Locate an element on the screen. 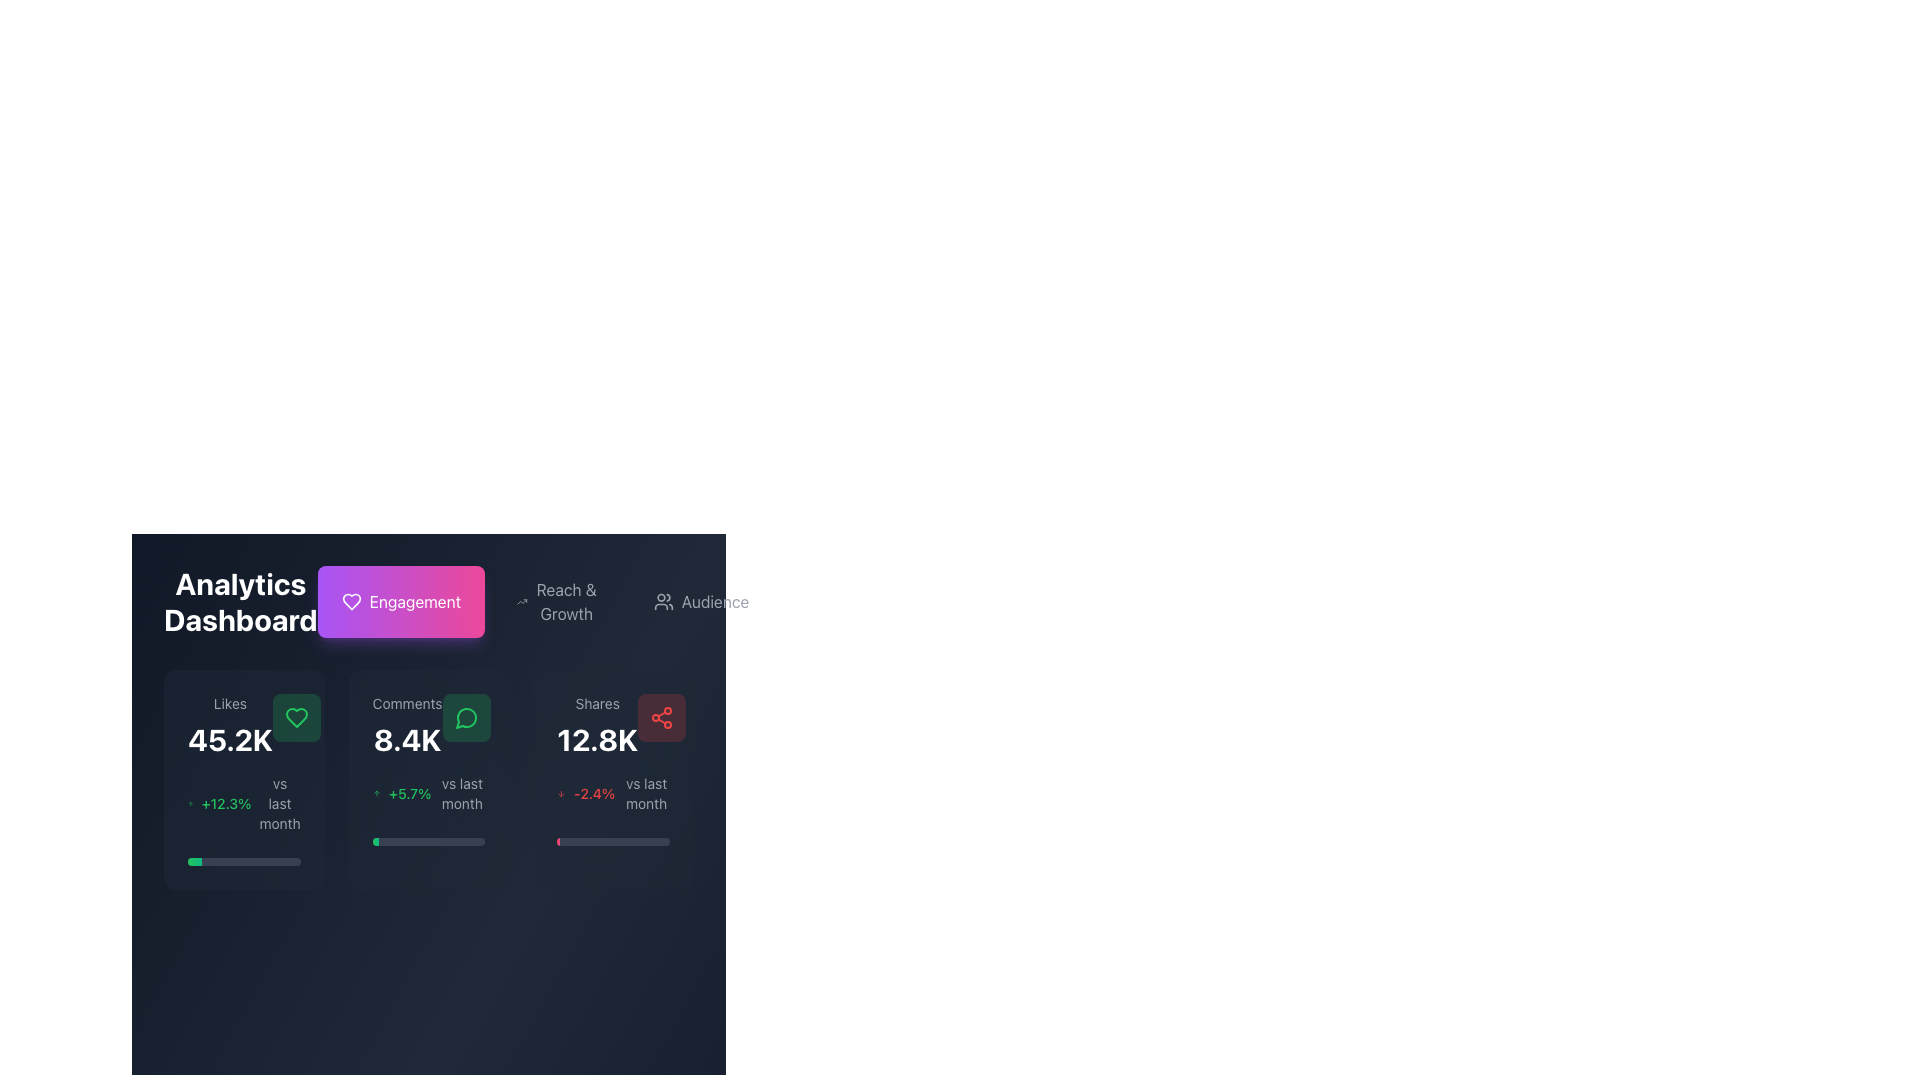 This screenshot has height=1080, width=1920. the title or heading text element related to analytics is located at coordinates (240, 600).